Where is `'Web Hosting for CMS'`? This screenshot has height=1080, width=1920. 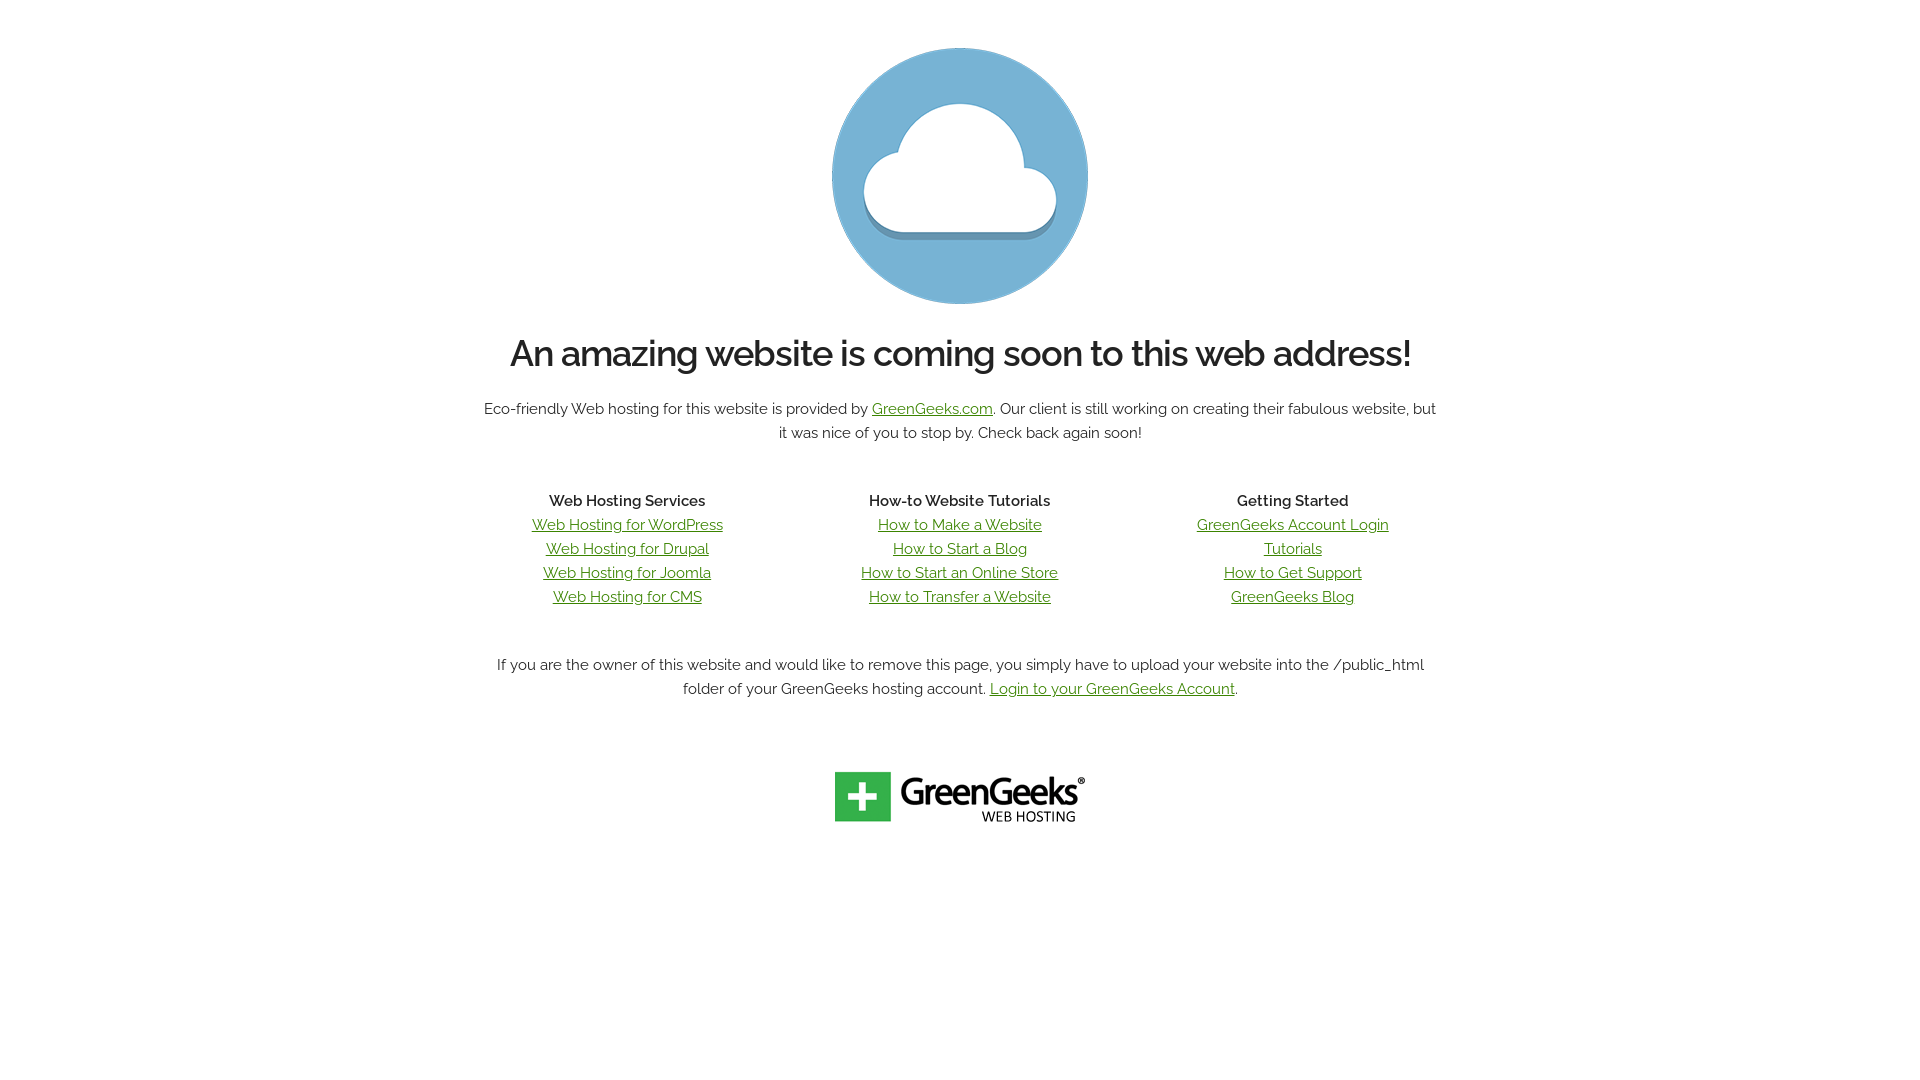 'Web Hosting for CMS' is located at coordinates (552, 596).